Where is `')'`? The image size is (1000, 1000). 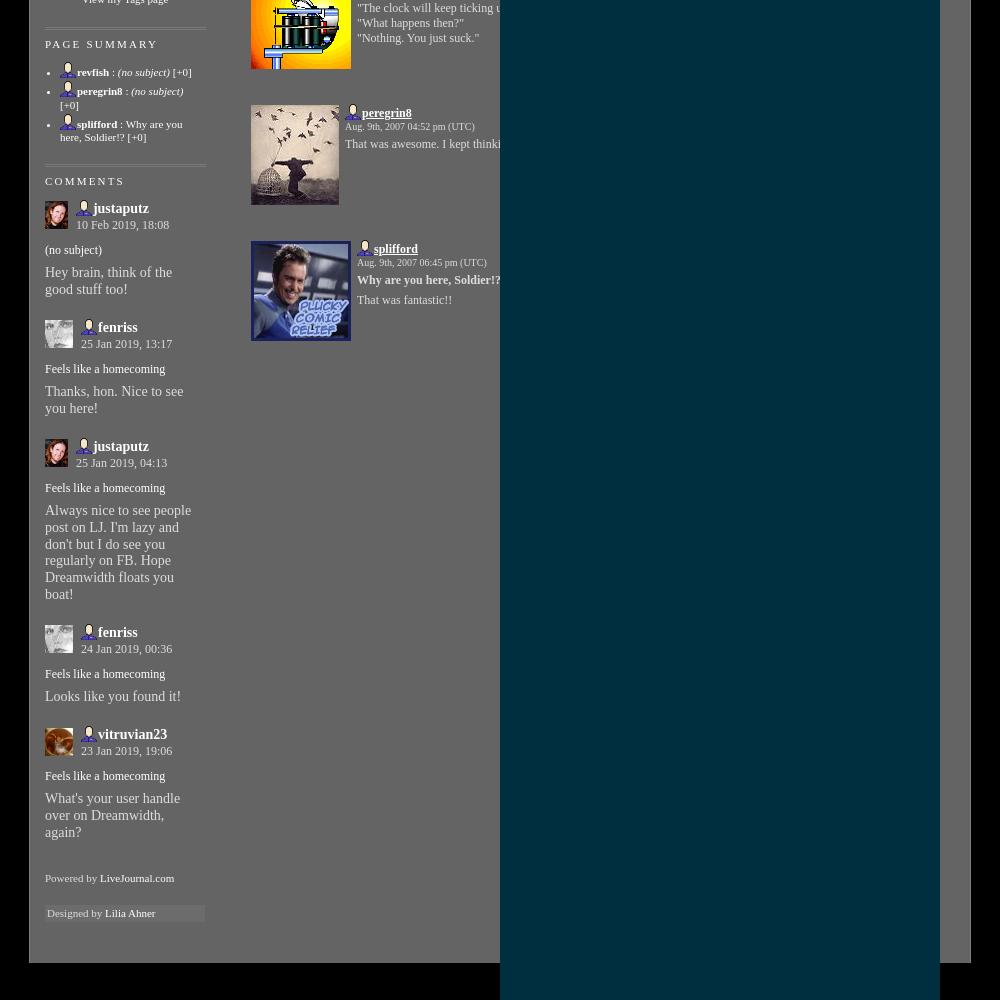
')' is located at coordinates (686, 393).